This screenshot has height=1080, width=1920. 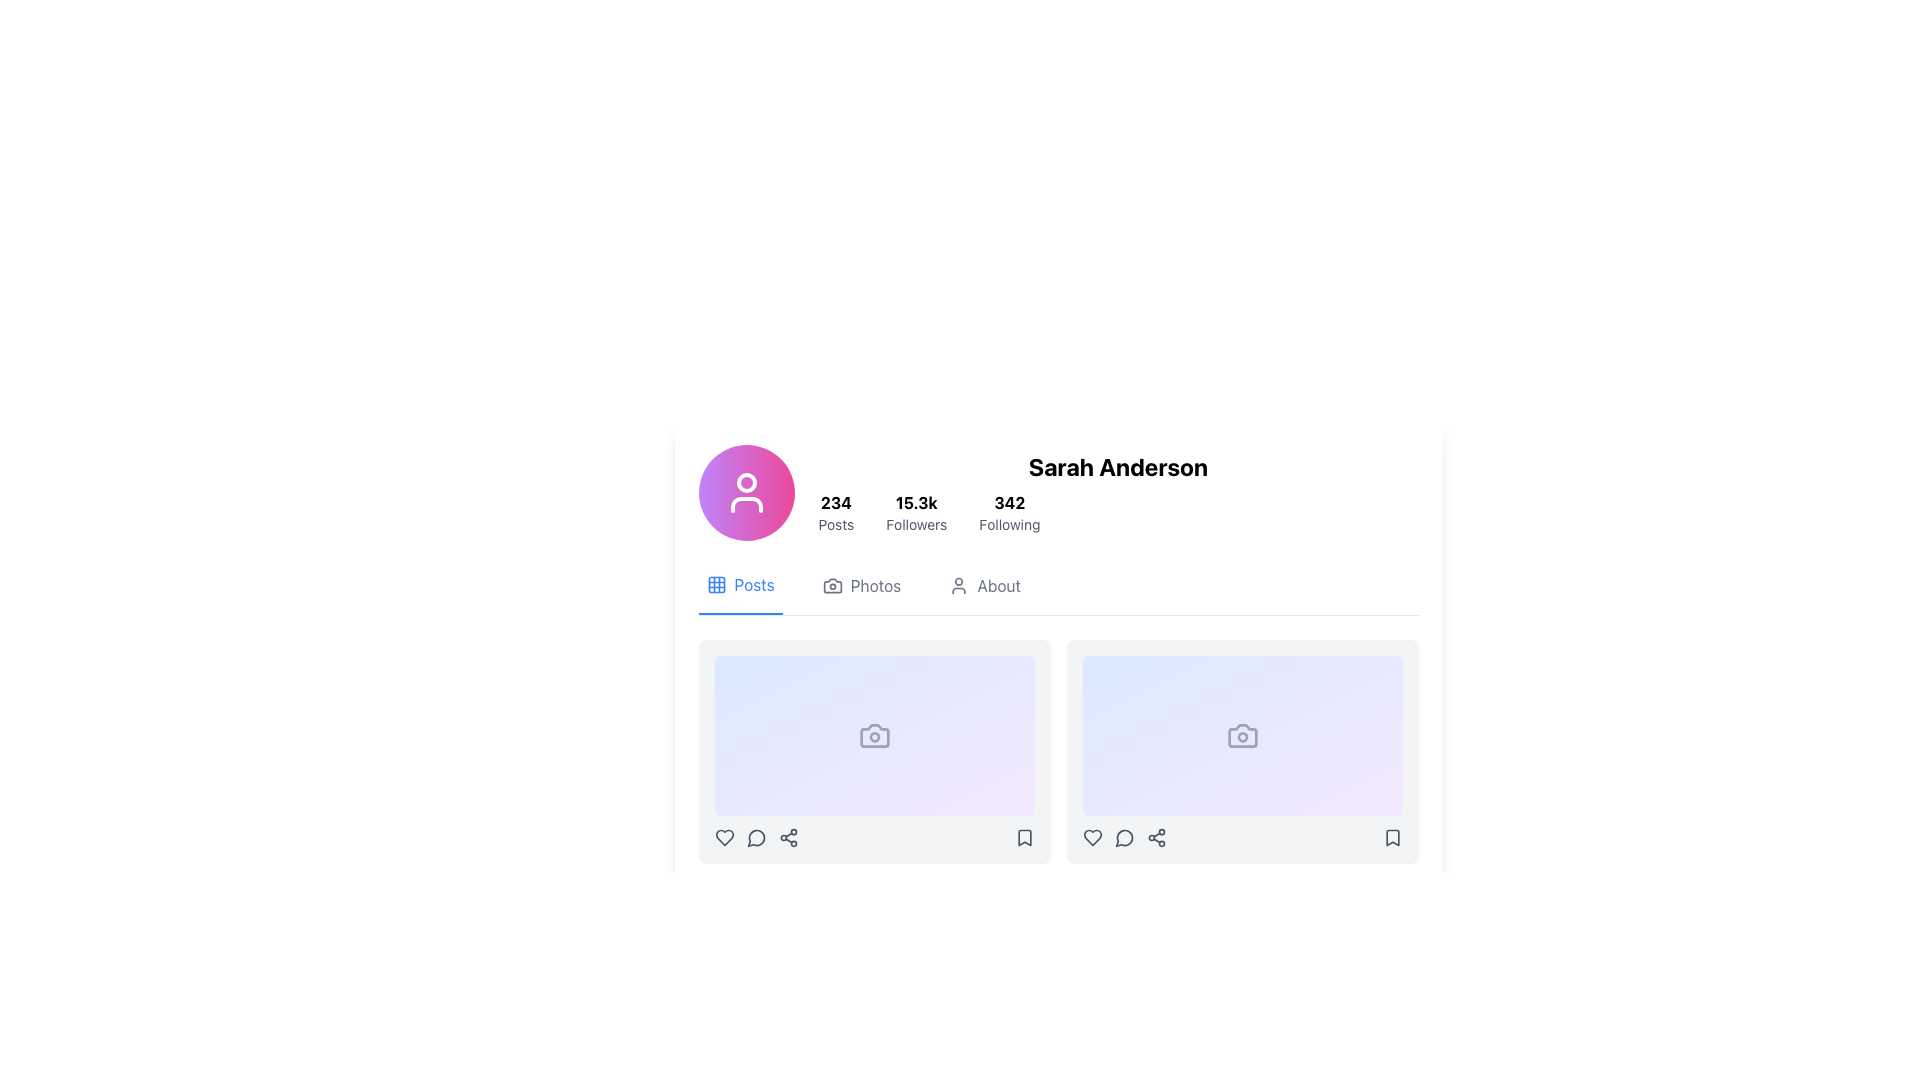 What do you see at coordinates (1057, 593) in the screenshot?
I see `the Tab navigation bar located beneath the profile information and above the section displaying user posts or photos` at bounding box center [1057, 593].